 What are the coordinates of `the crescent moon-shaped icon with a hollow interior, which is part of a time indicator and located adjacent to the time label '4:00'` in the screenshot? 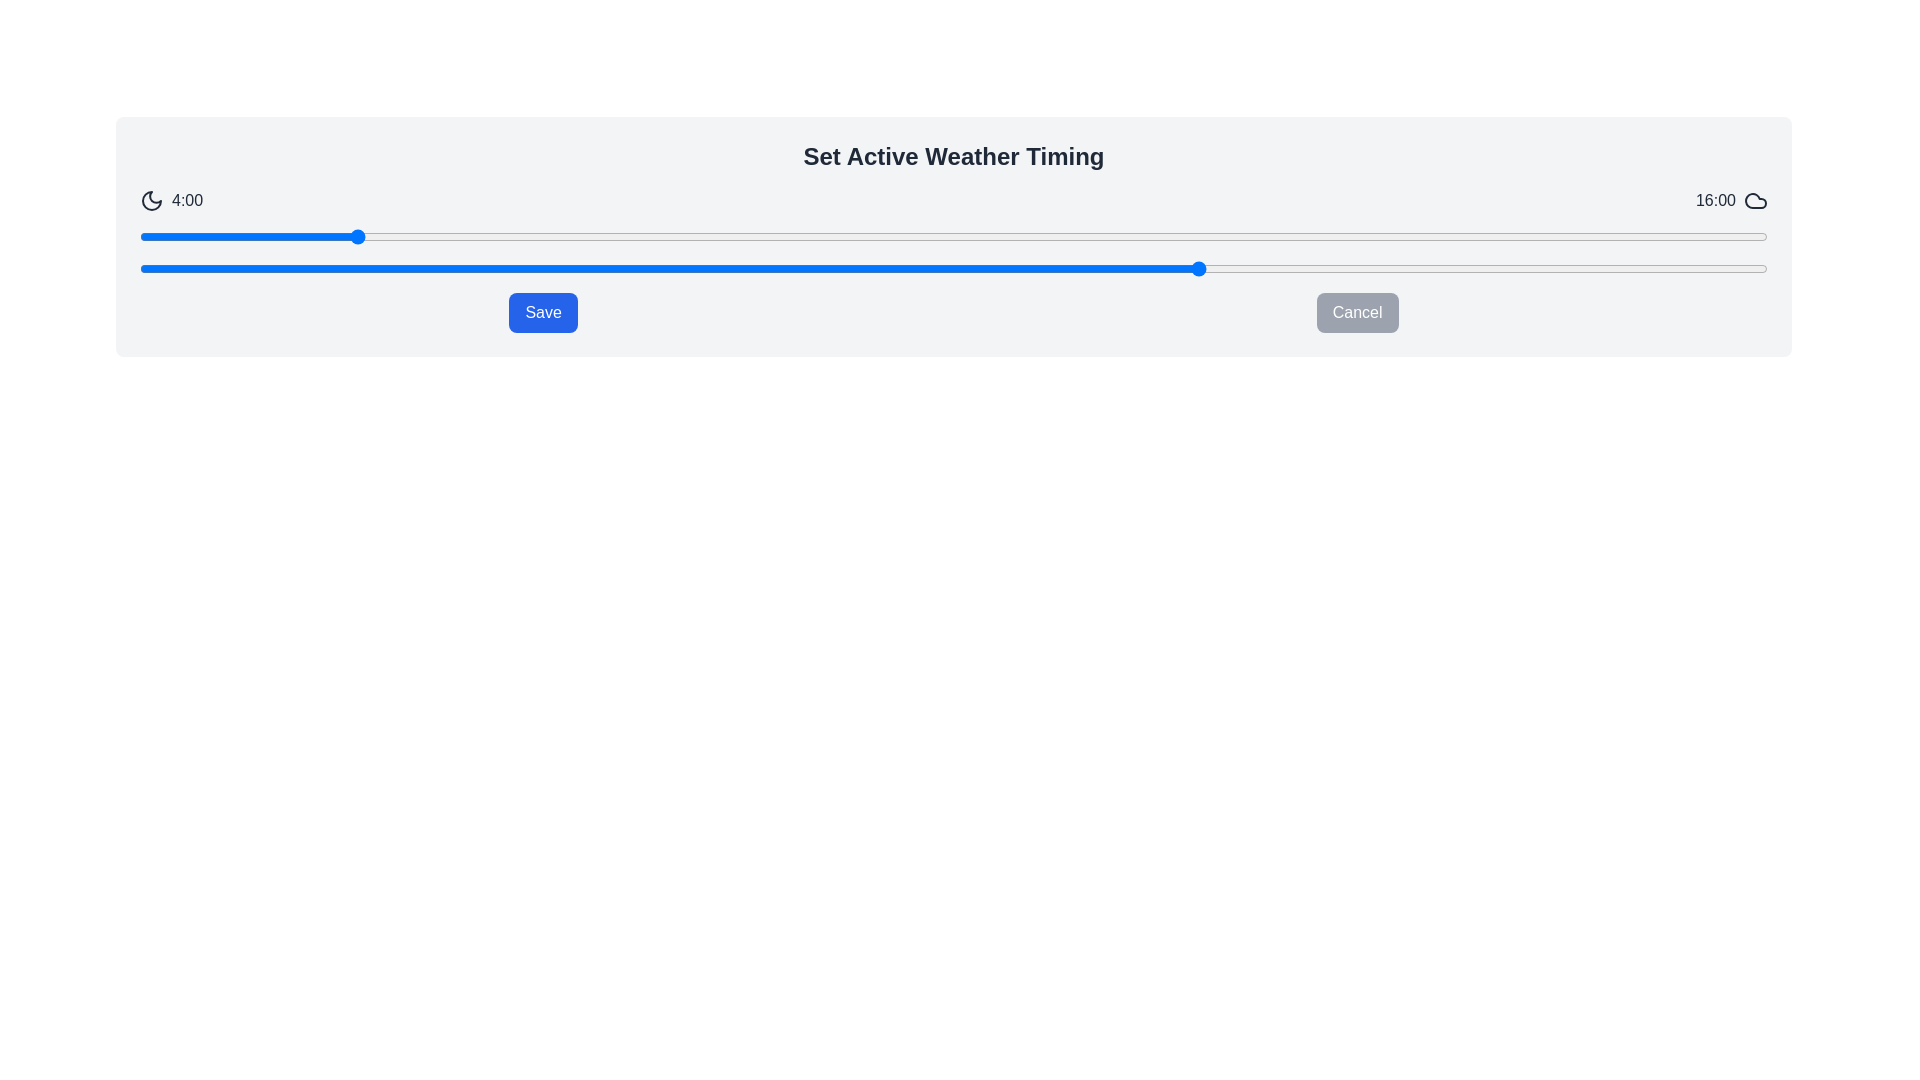 It's located at (151, 200).